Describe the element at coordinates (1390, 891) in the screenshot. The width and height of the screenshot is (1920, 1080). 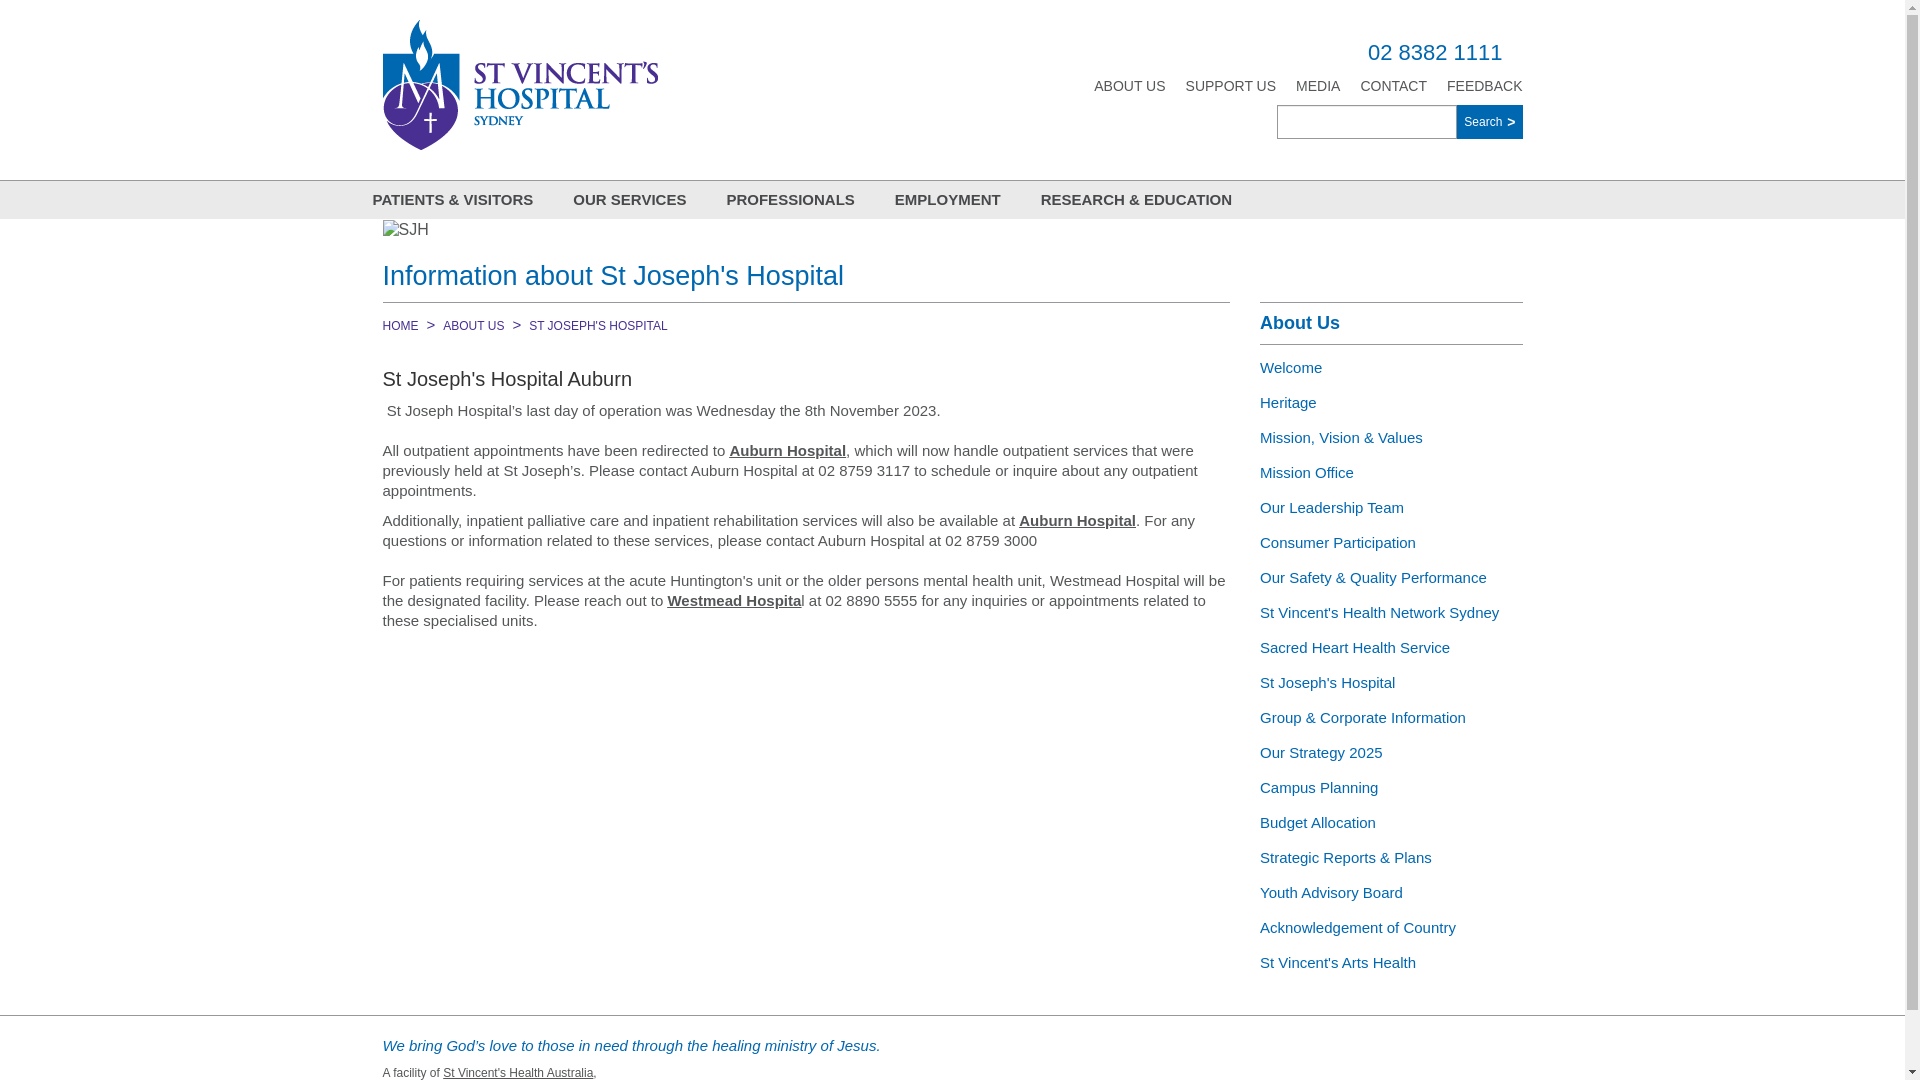
I see `'Youth Advisory Board'` at that location.